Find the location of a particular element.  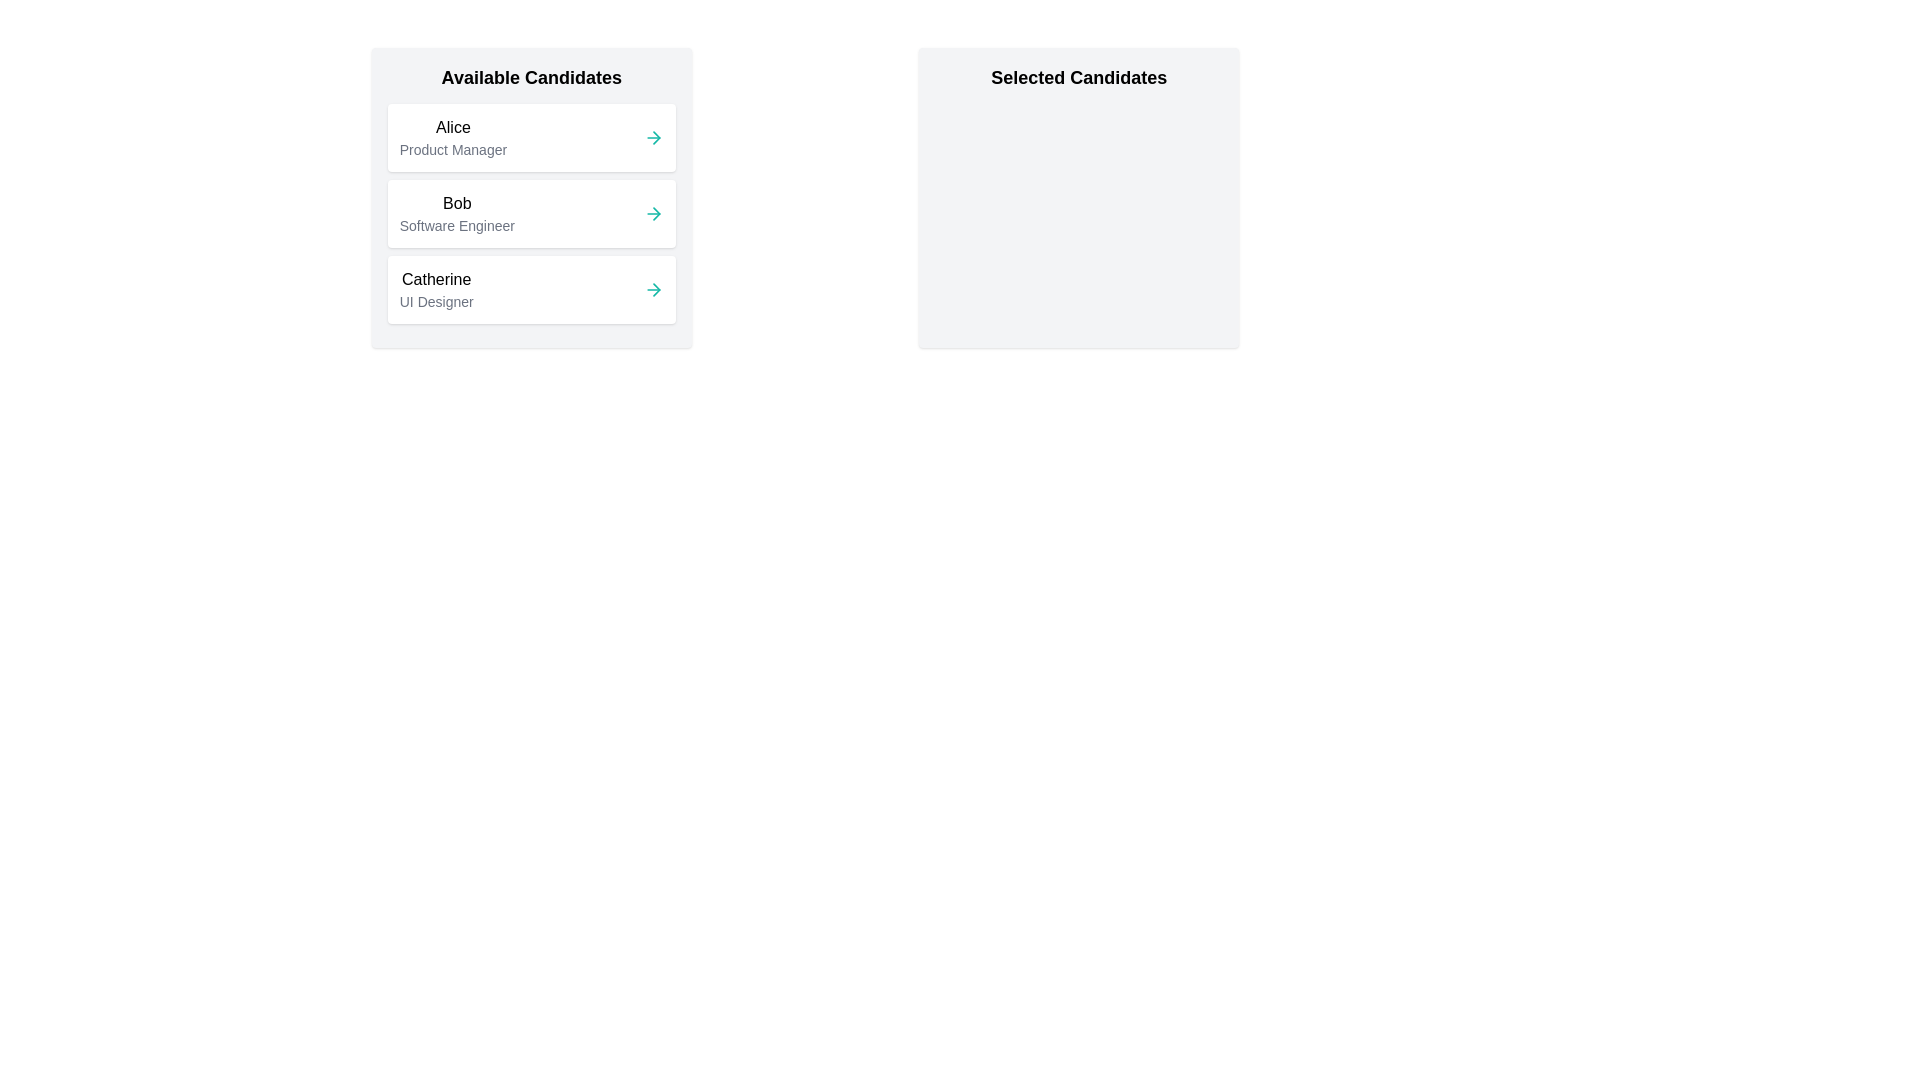

the 'Selected Candidates' section and read its title and description is located at coordinates (1078, 76).